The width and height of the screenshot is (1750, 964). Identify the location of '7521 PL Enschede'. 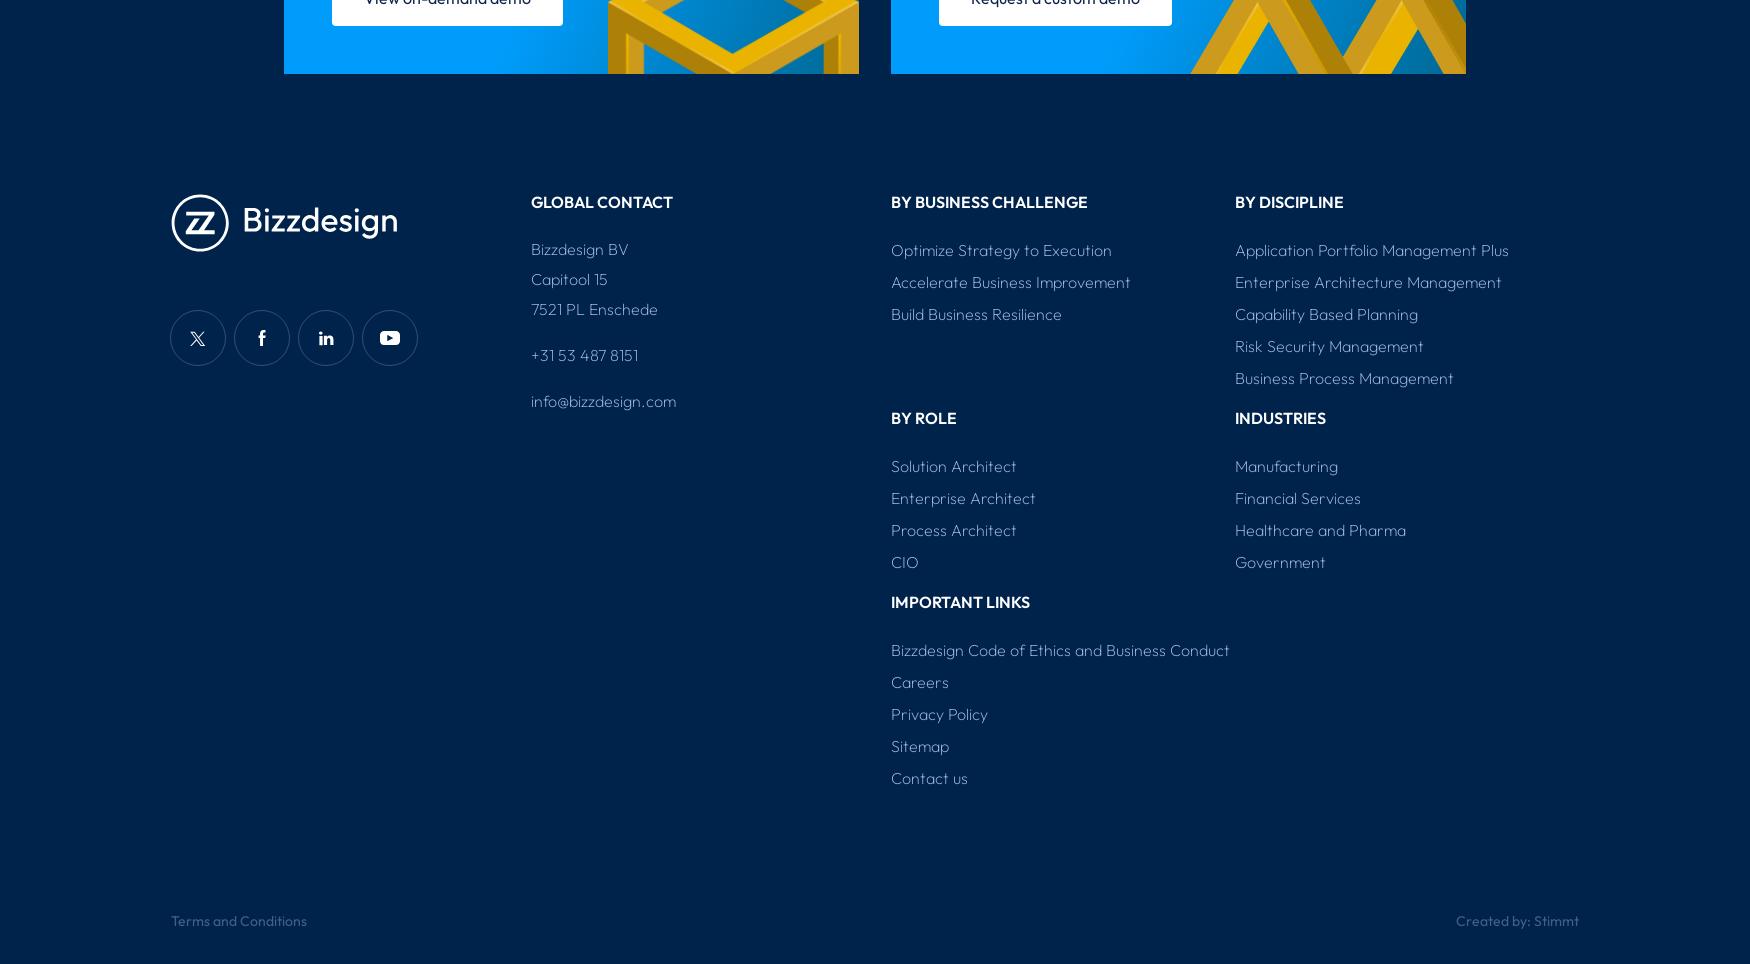
(529, 308).